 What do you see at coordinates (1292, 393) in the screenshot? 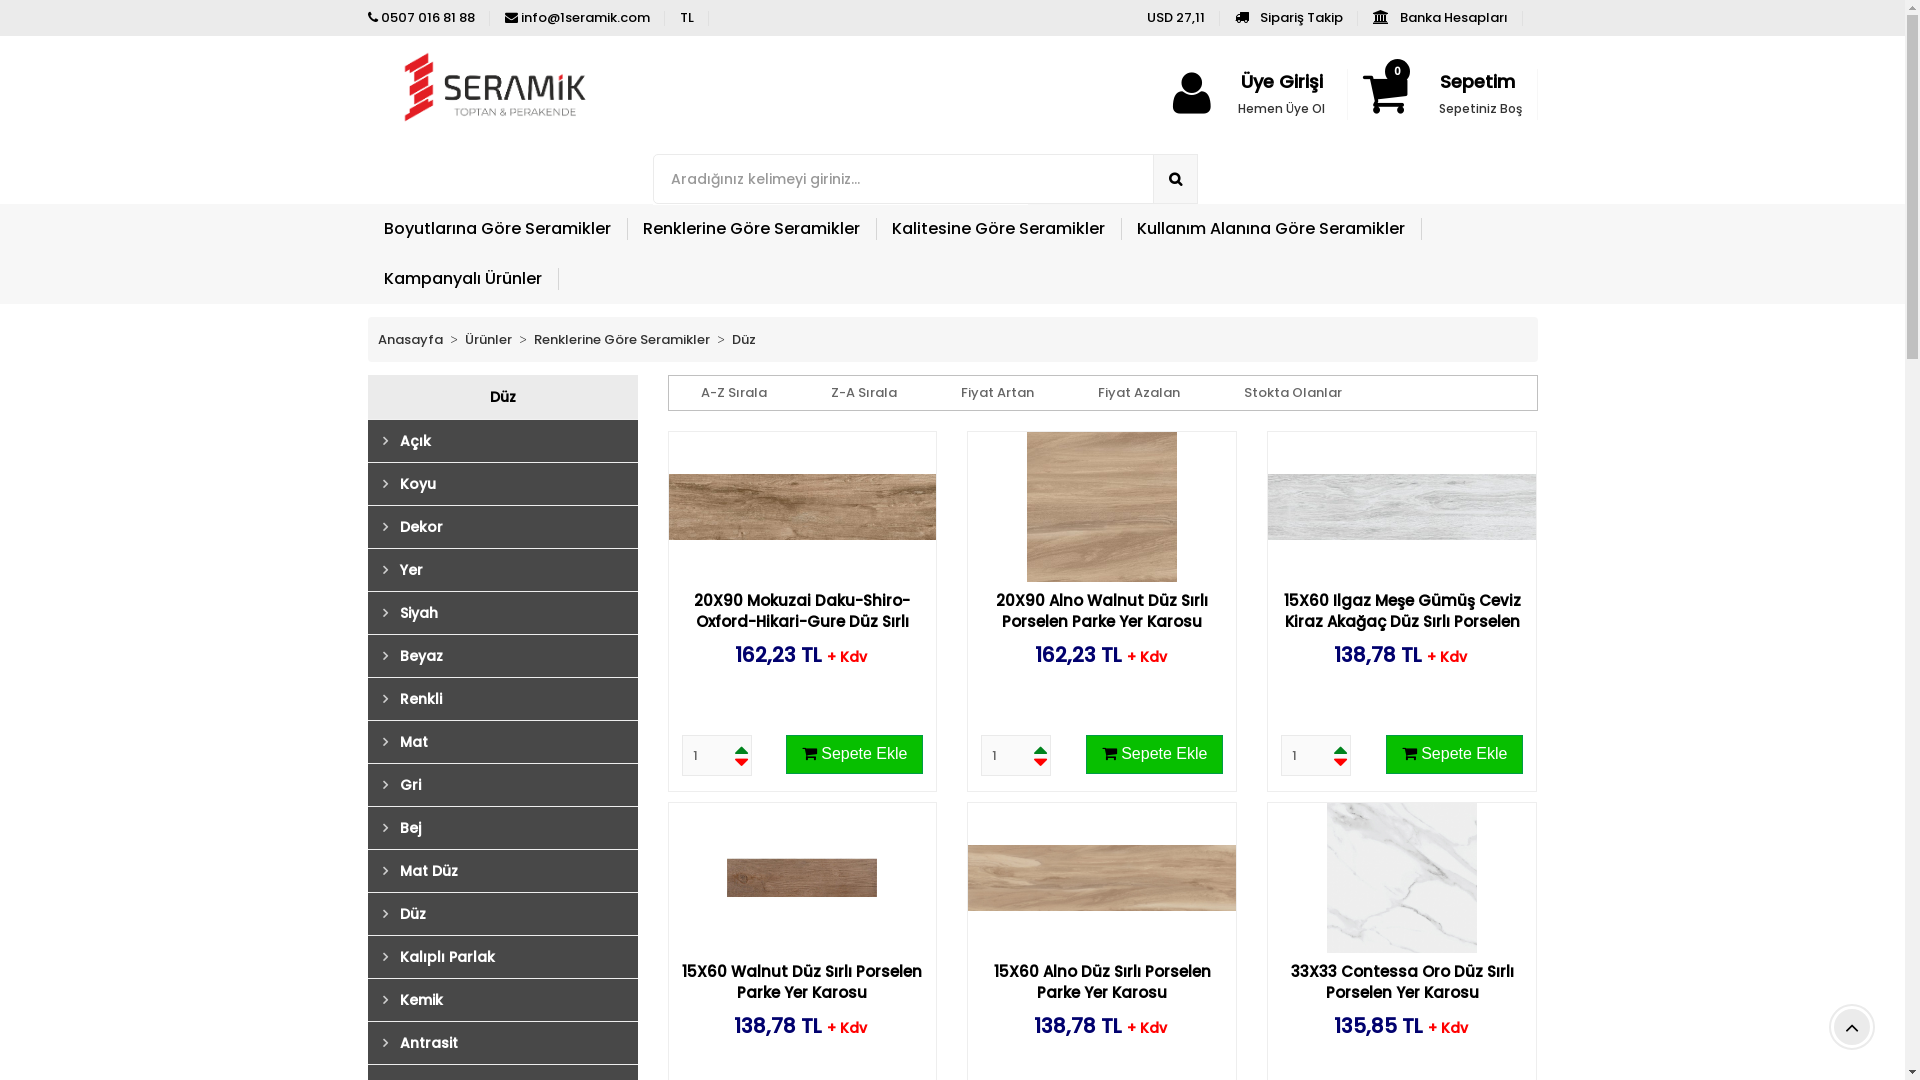
I see `'Stokta Olanlar'` at bounding box center [1292, 393].